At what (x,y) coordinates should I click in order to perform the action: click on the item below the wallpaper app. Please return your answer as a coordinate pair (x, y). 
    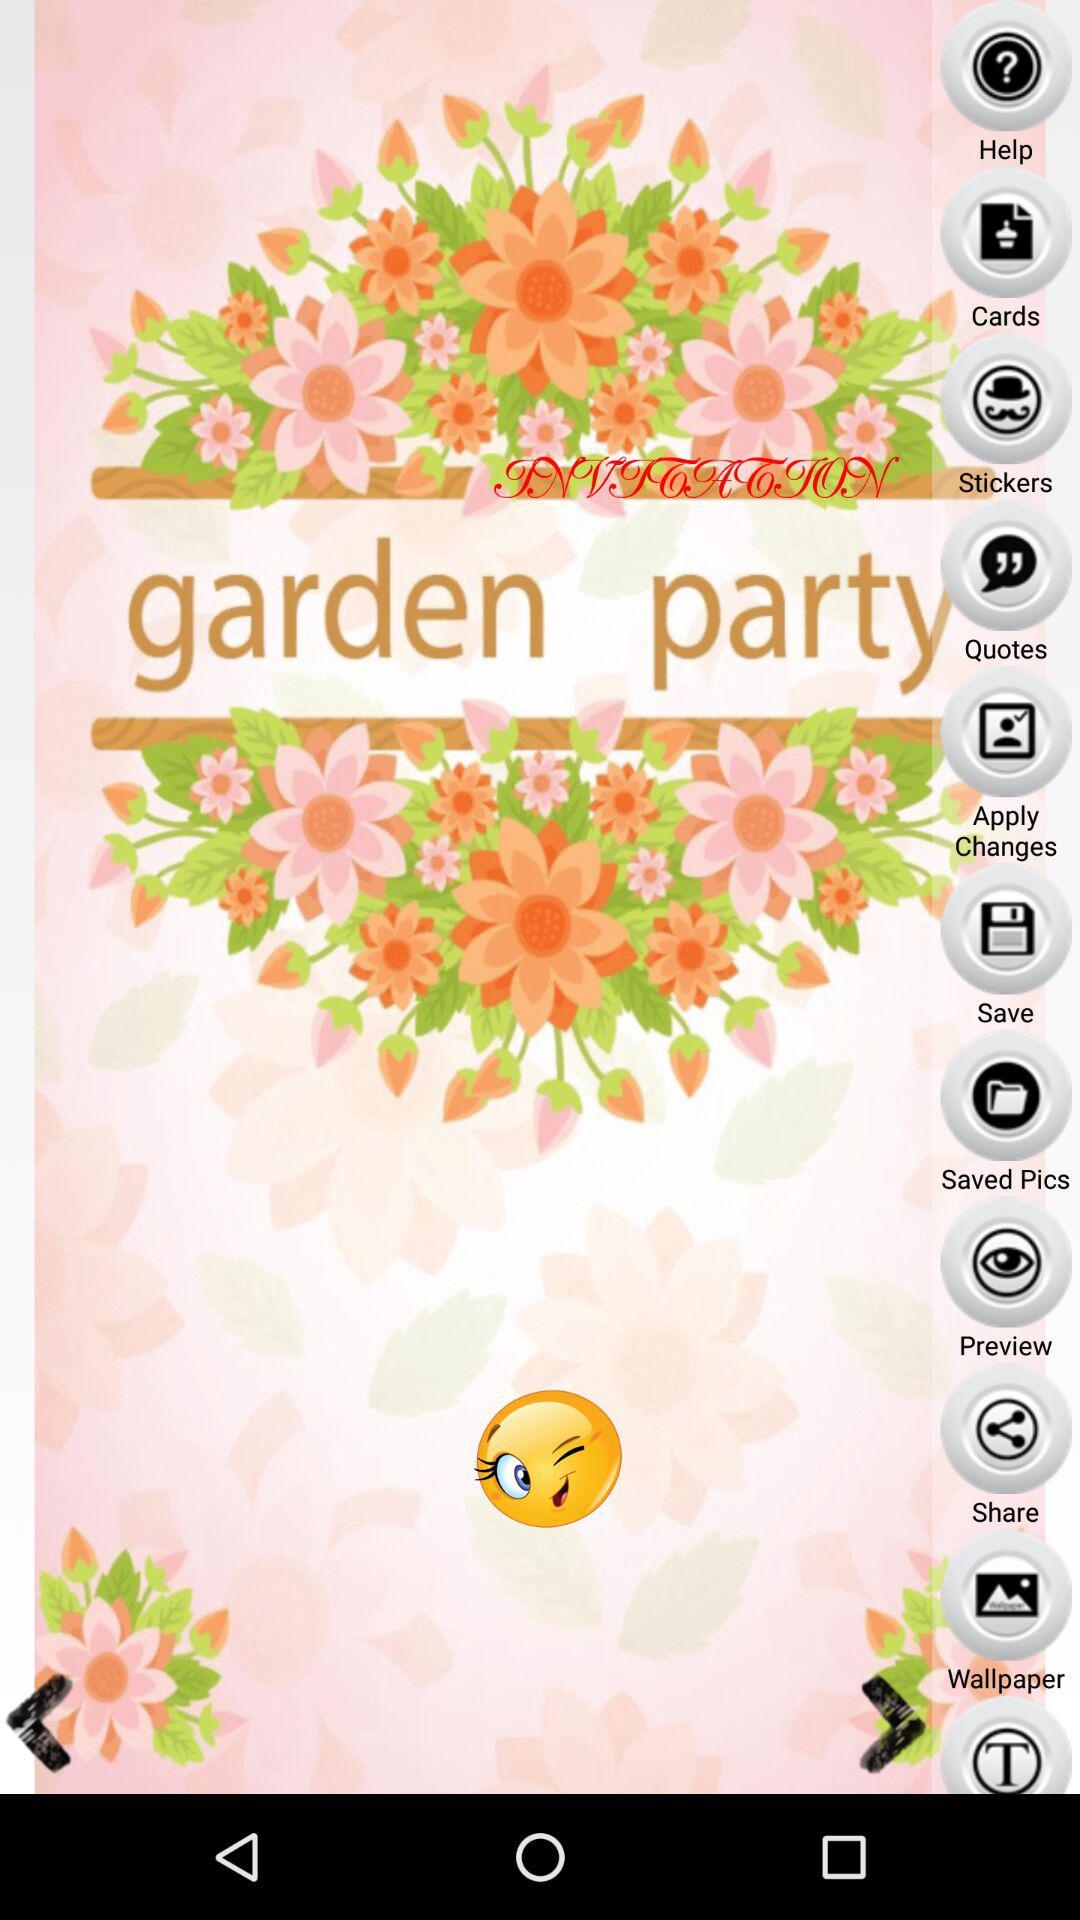
    Looking at the image, I should click on (1006, 1743).